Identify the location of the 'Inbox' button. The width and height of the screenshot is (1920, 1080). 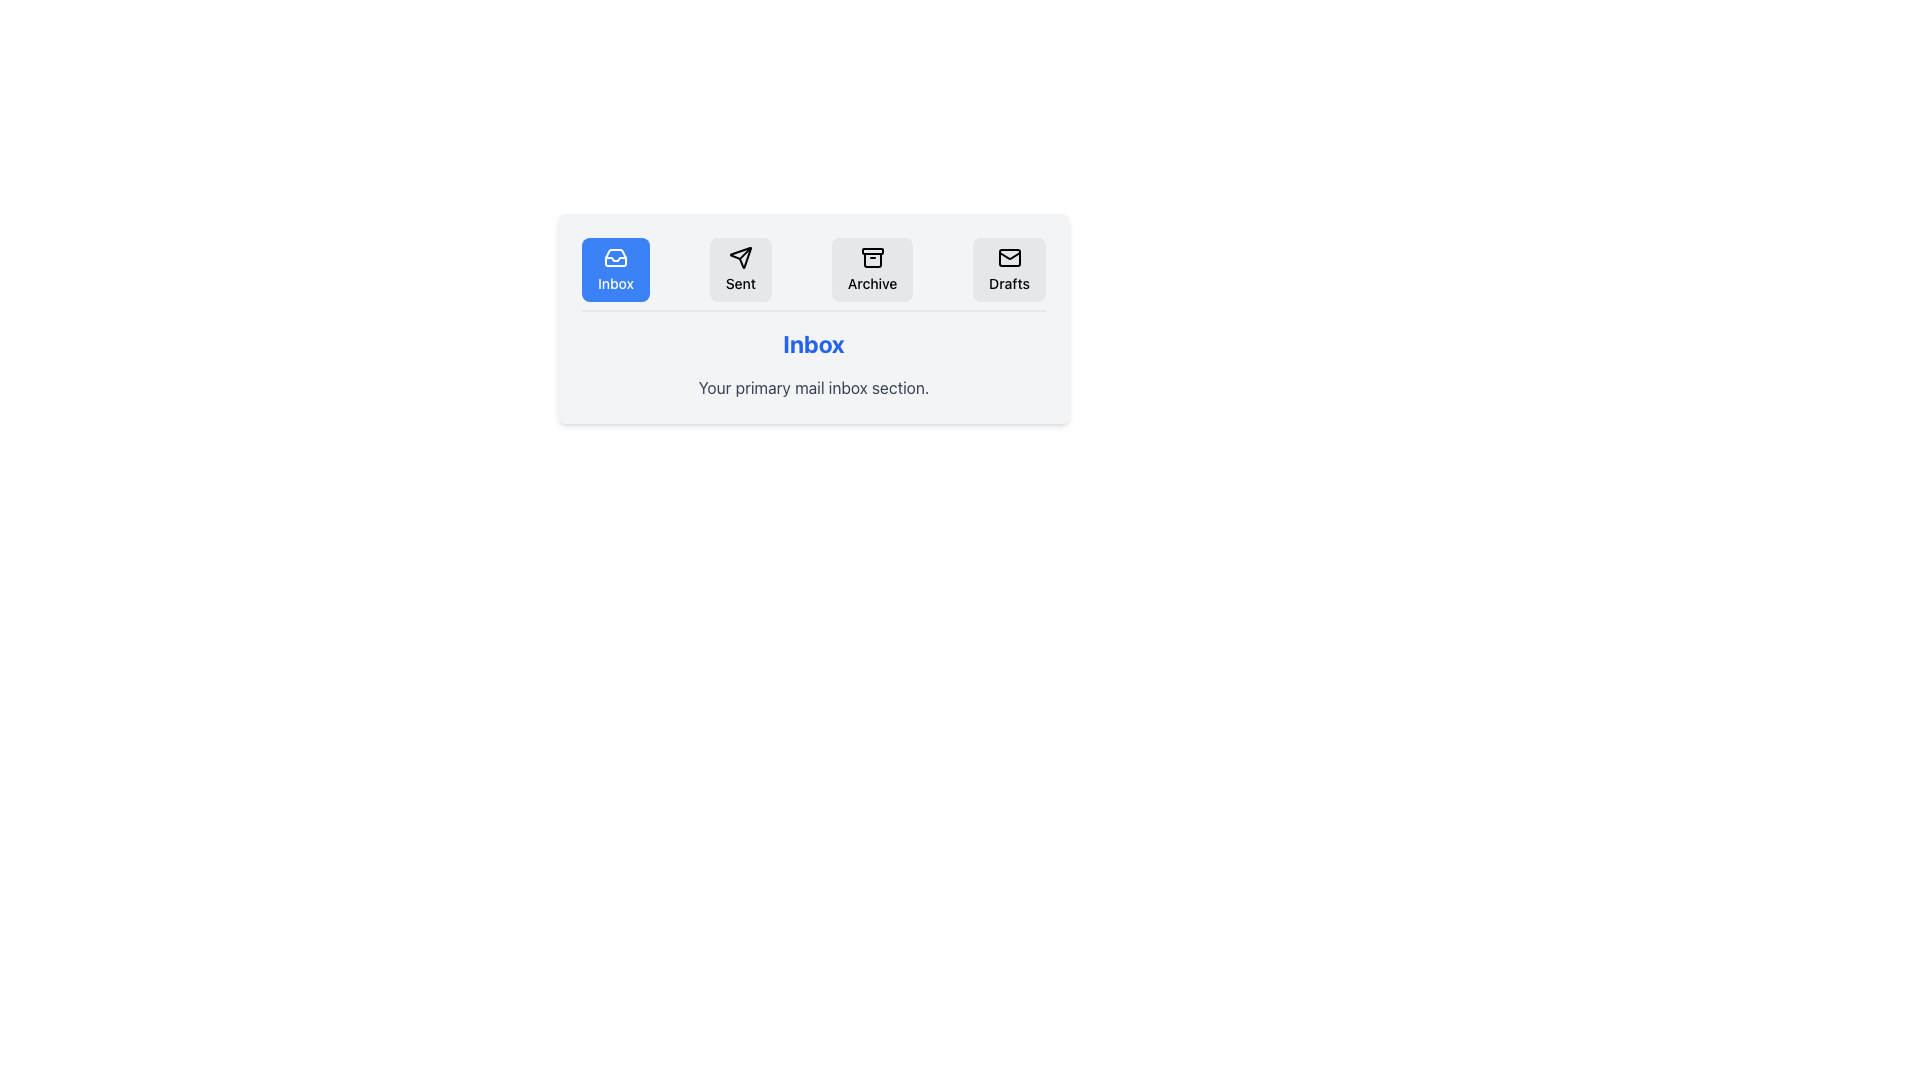
(614, 270).